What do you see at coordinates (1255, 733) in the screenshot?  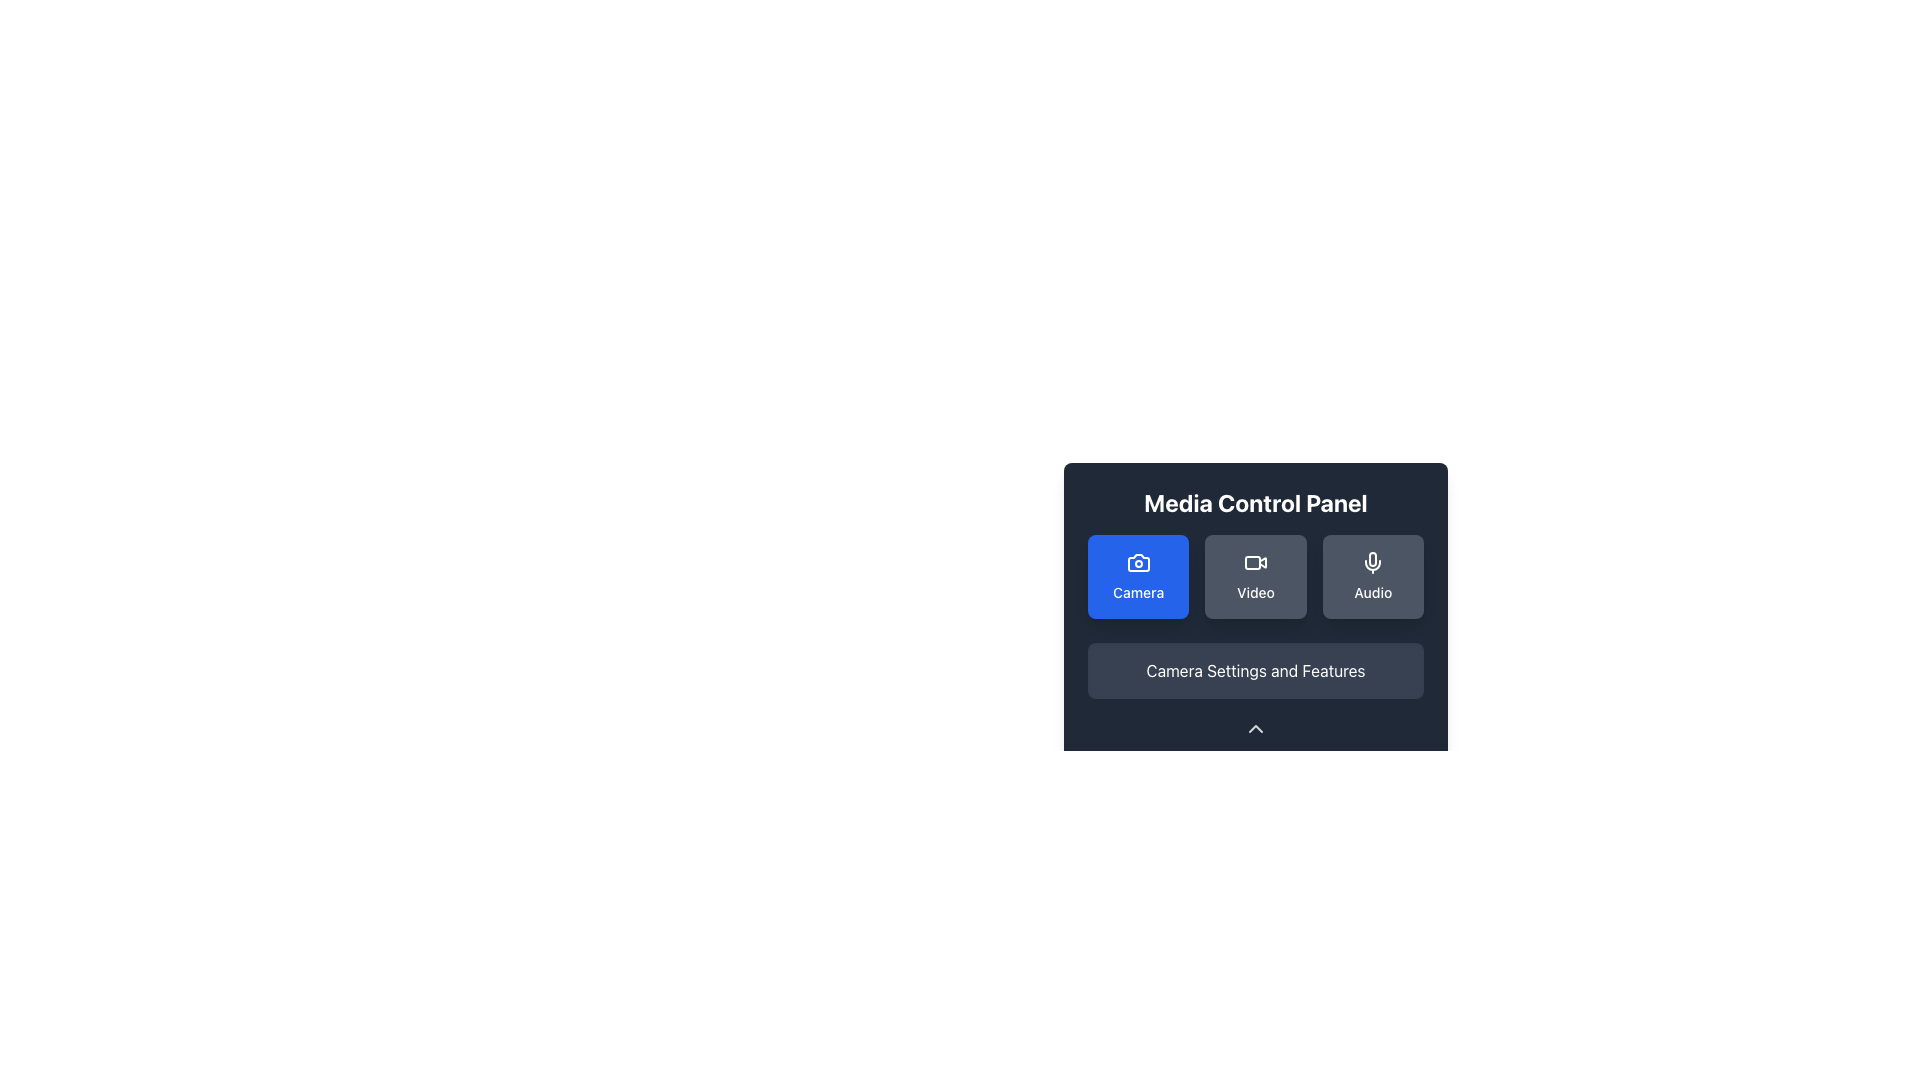 I see `the upward scrolling icon located at the bottom center of the Media Control Panel` at bounding box center [1255, 733].